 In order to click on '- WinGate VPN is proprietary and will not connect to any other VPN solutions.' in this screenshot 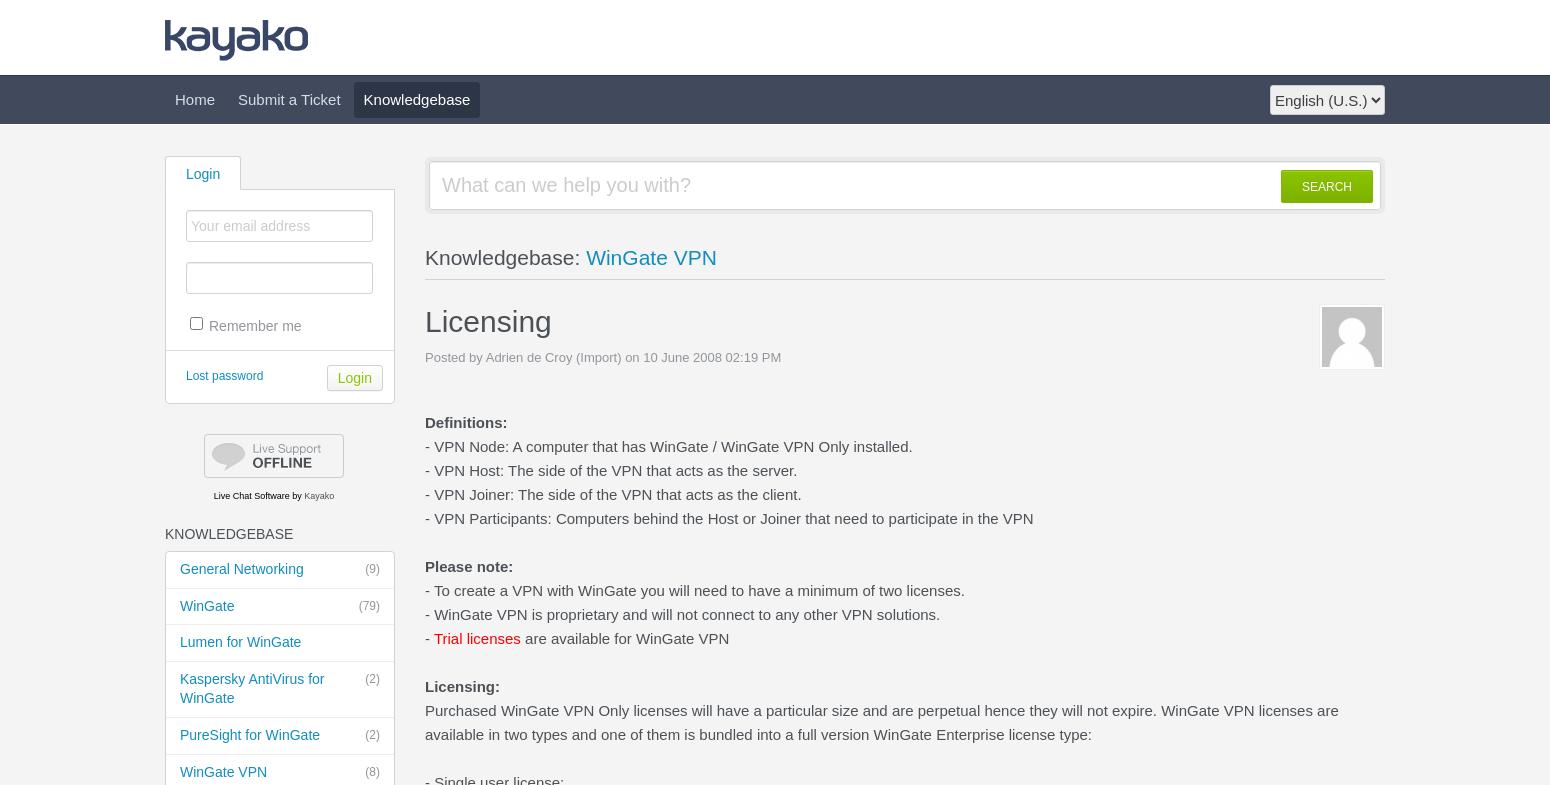, I will do `click(681, 614)`.